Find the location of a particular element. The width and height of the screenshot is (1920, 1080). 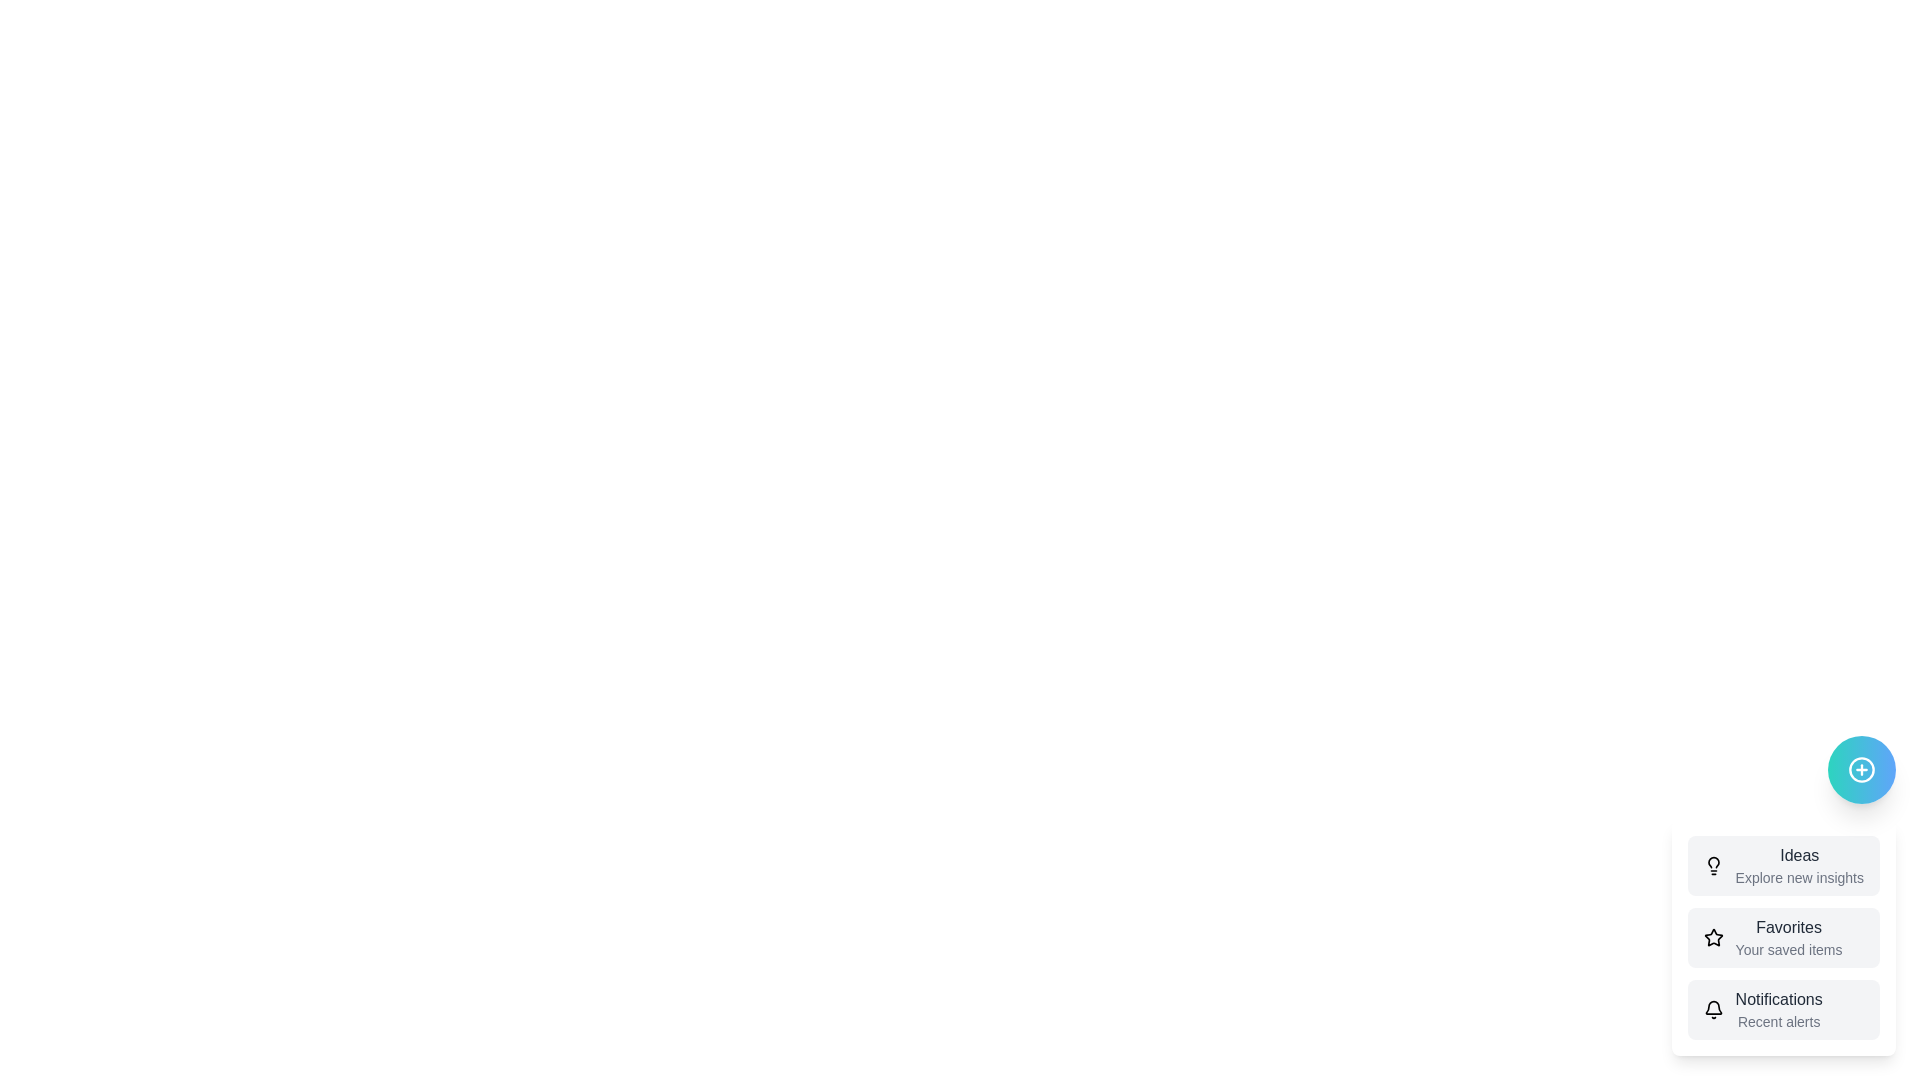

the outermost circular border of the decorative button located in the bottom-right corner of the interface is located at coordinates (1861, 769).